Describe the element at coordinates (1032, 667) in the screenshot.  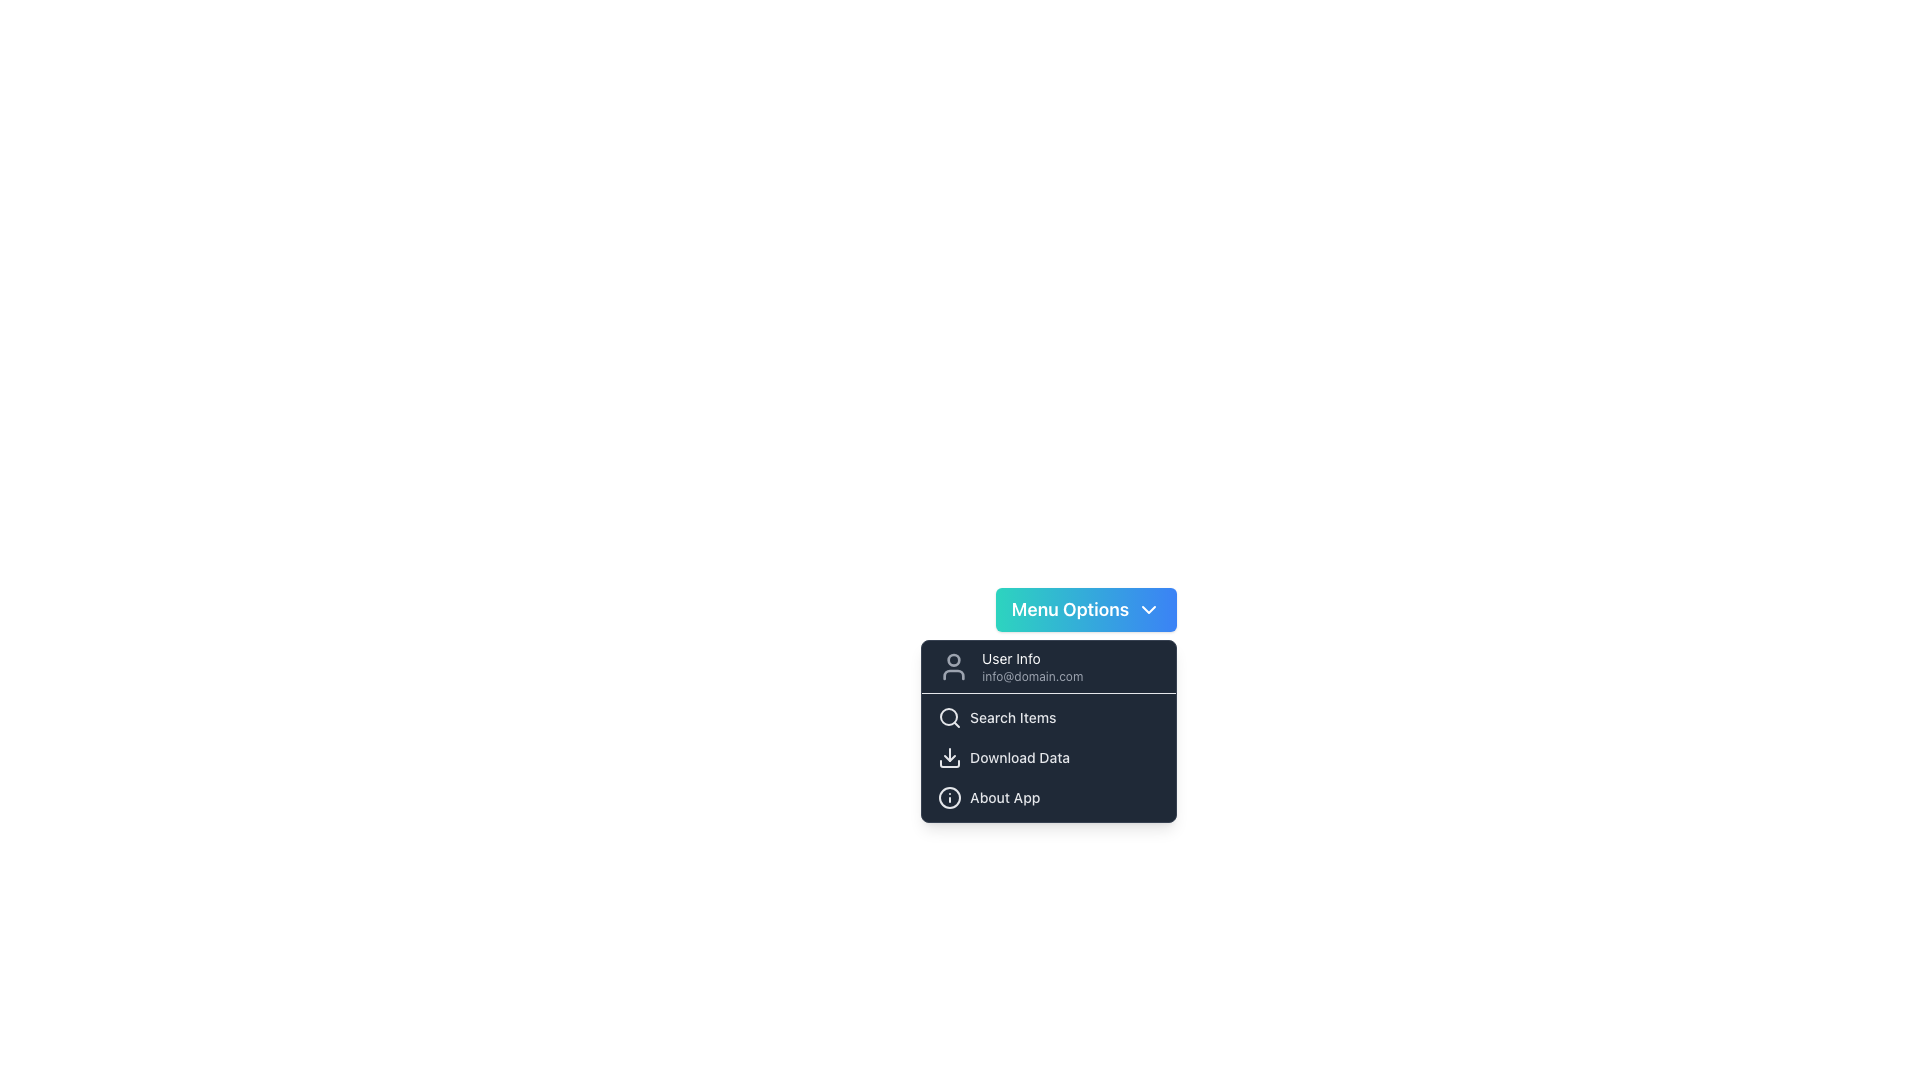
I see `the user information display in the dropdown menu under 'Menu Options', located to the right of the user icon and visually separated by a horizontal line` at that location.